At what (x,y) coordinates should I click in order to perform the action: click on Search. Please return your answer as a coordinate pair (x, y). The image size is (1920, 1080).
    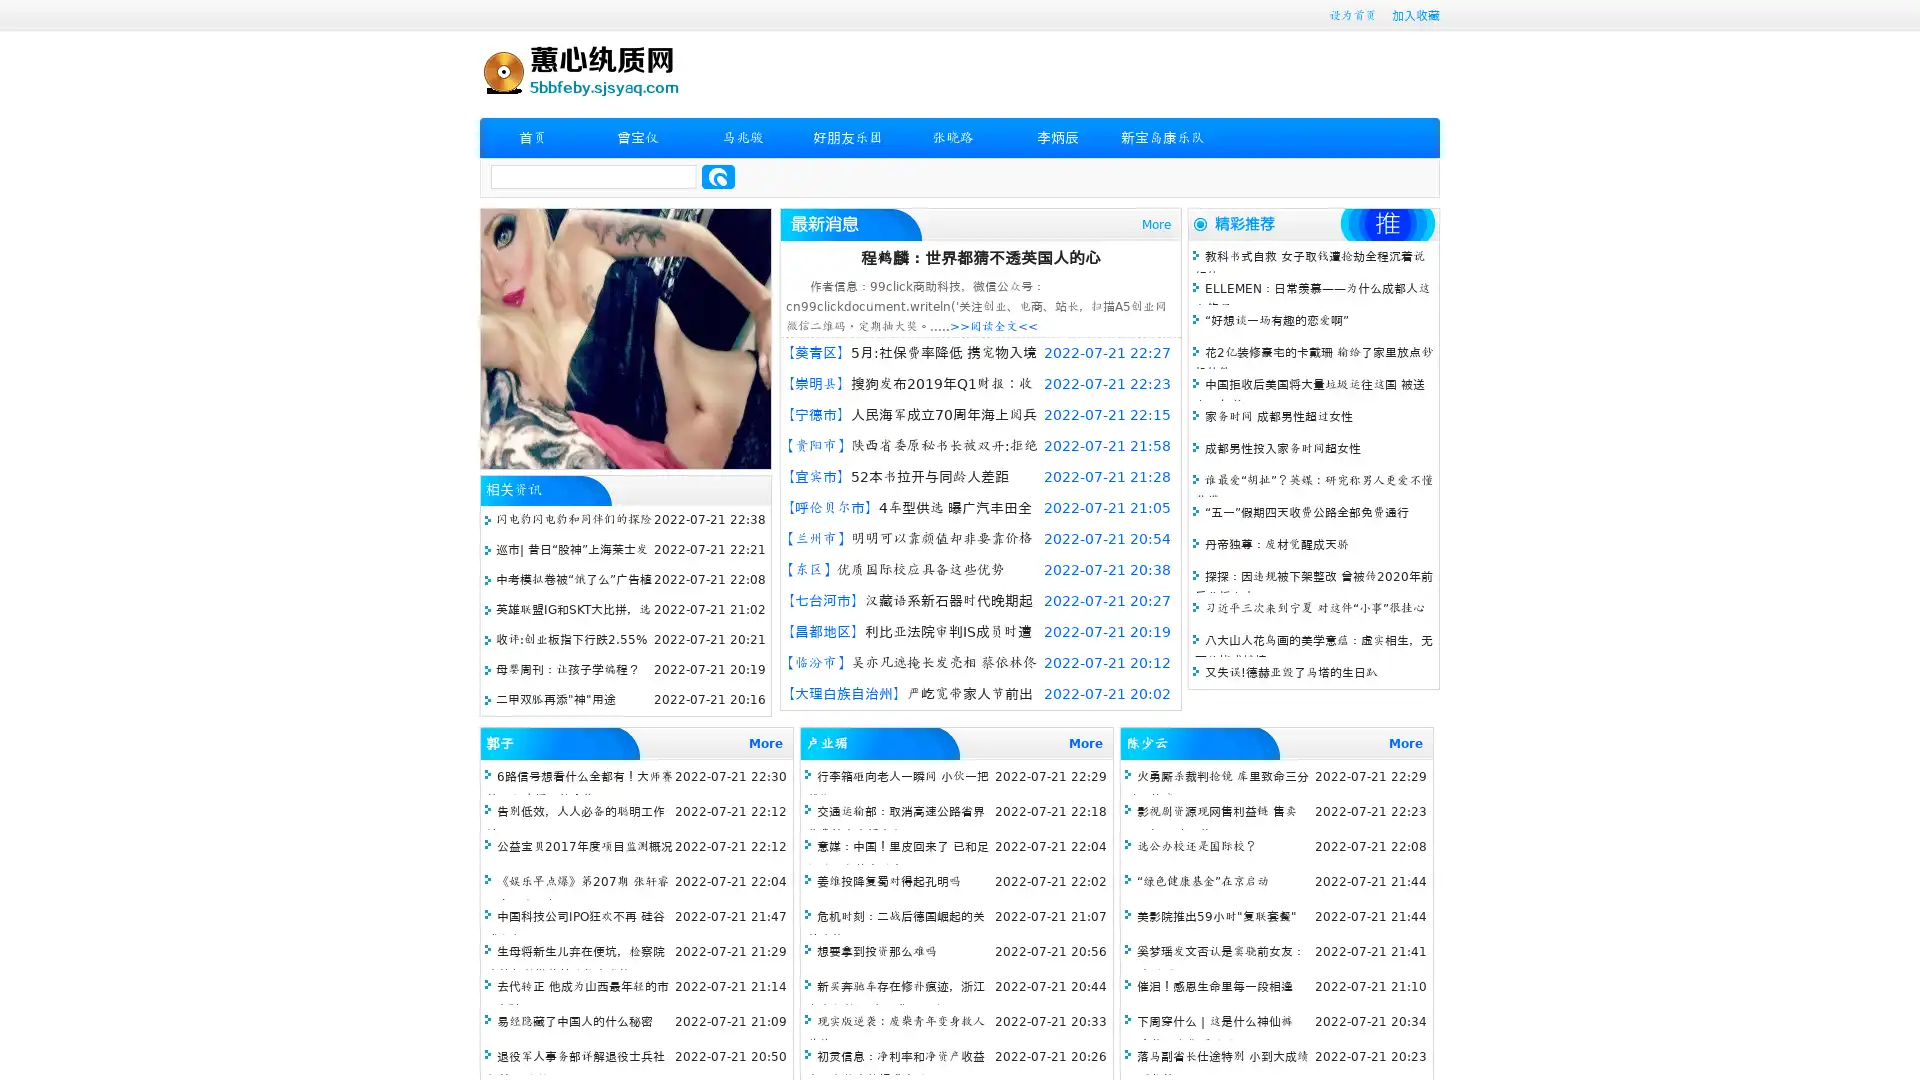
    Looking at the image, I should click on (718, 176).